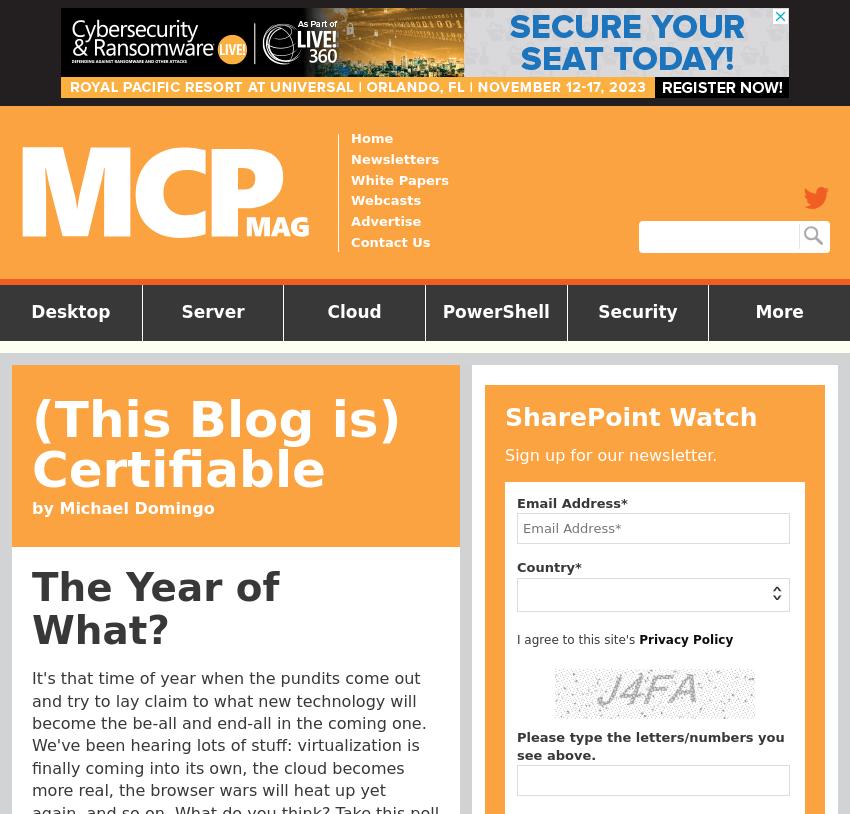 This screenshot has height=814, width=850. I want to click on 'White Papers', so click(399, 178).